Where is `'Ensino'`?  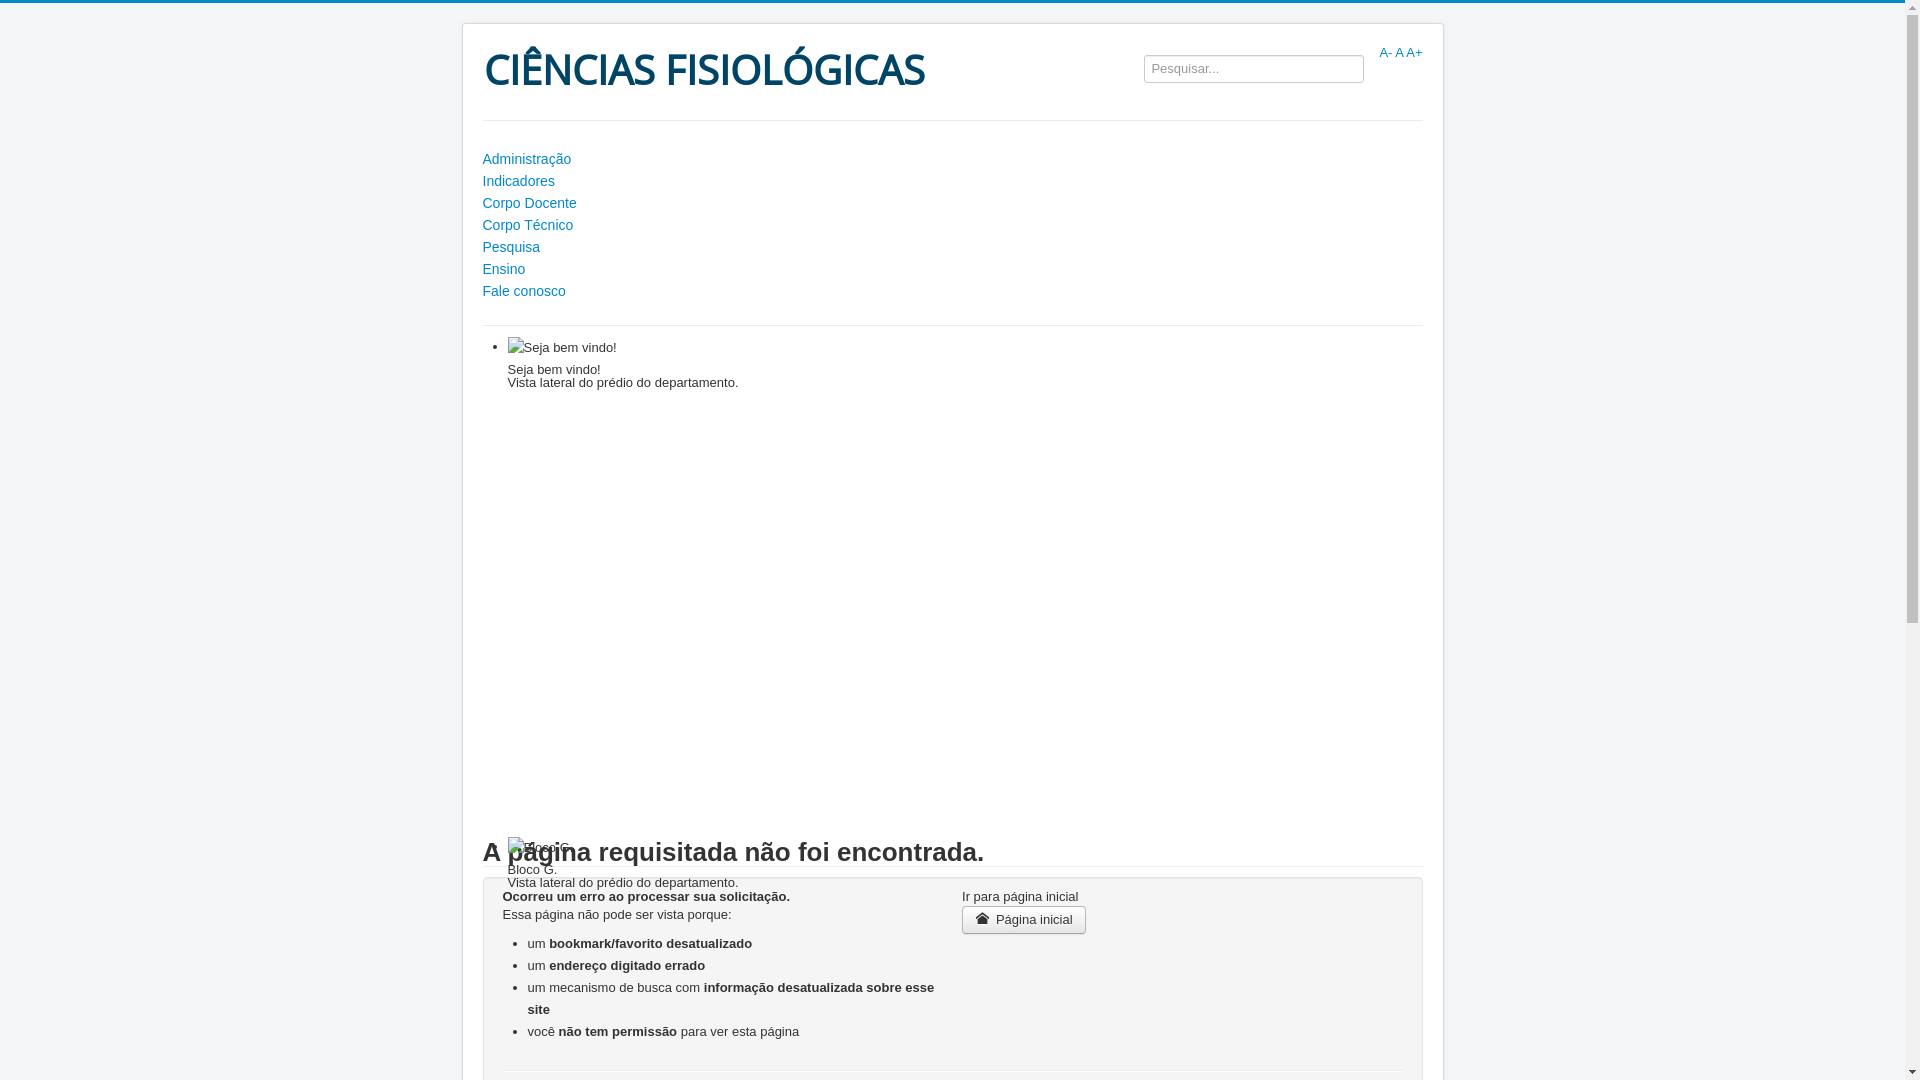
'Ensino' is located at coordinates (950, 268).